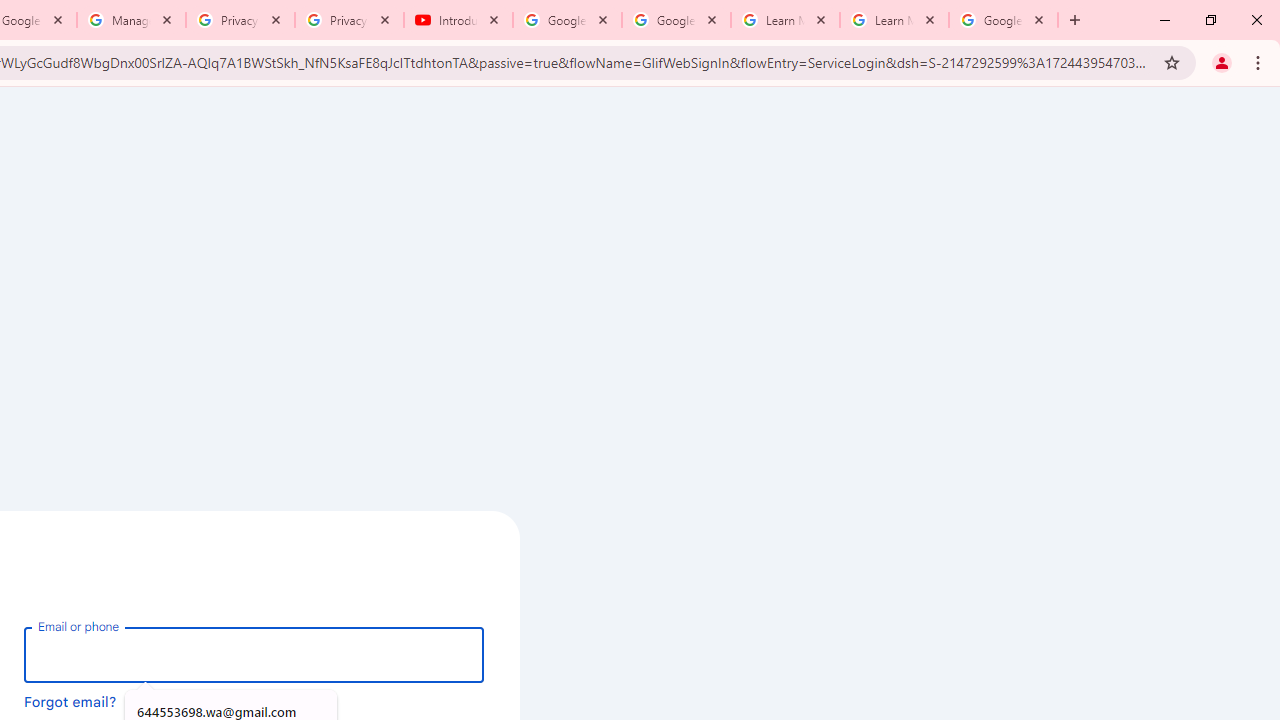 The width and height of the screenshot is (1280, 720). What do you see at coordinates (676, 20) in the screenshot?
I see `'Google Account Help'` at bounding box center [676, 20].